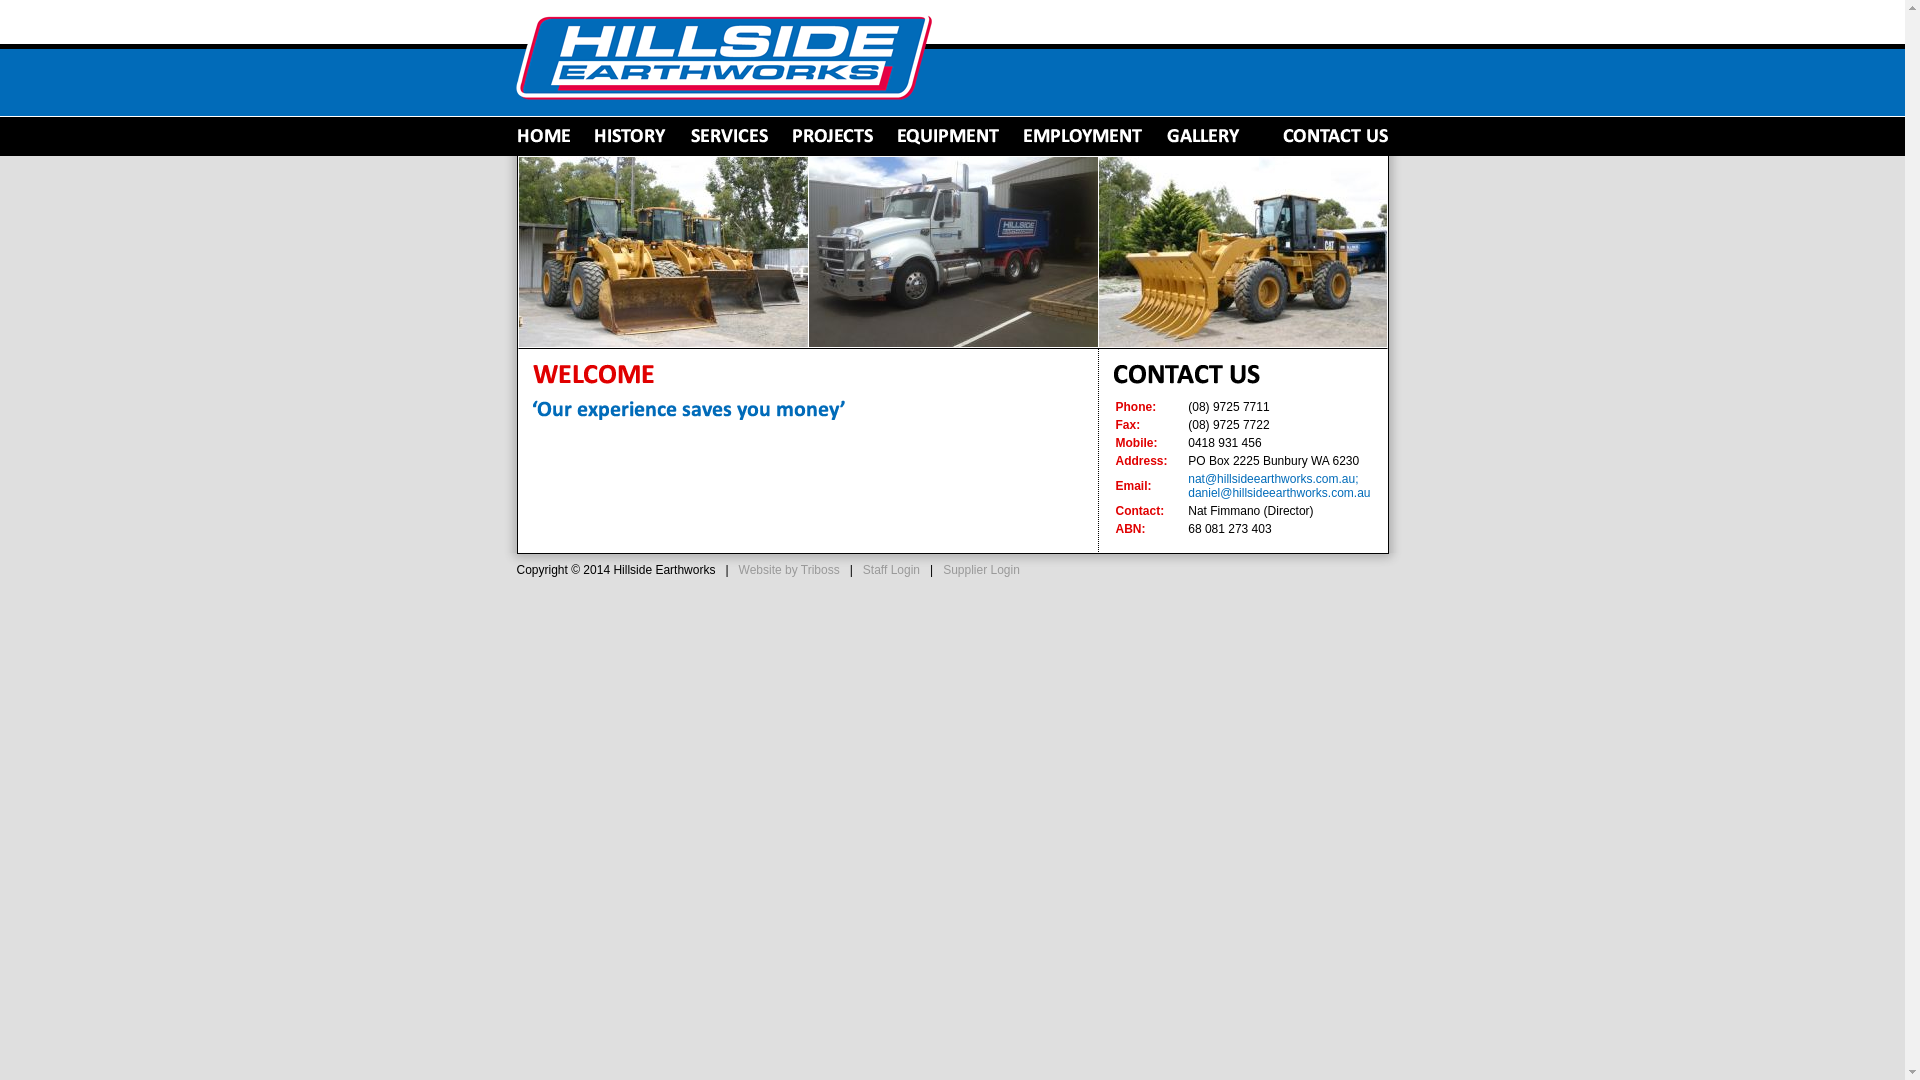 The width and height of the screenshot is (1920, 1080). What do you see at coordinates (981, 570) in the screenshot?
I see `'Supplier Login'` at bounding box center [981, 570].